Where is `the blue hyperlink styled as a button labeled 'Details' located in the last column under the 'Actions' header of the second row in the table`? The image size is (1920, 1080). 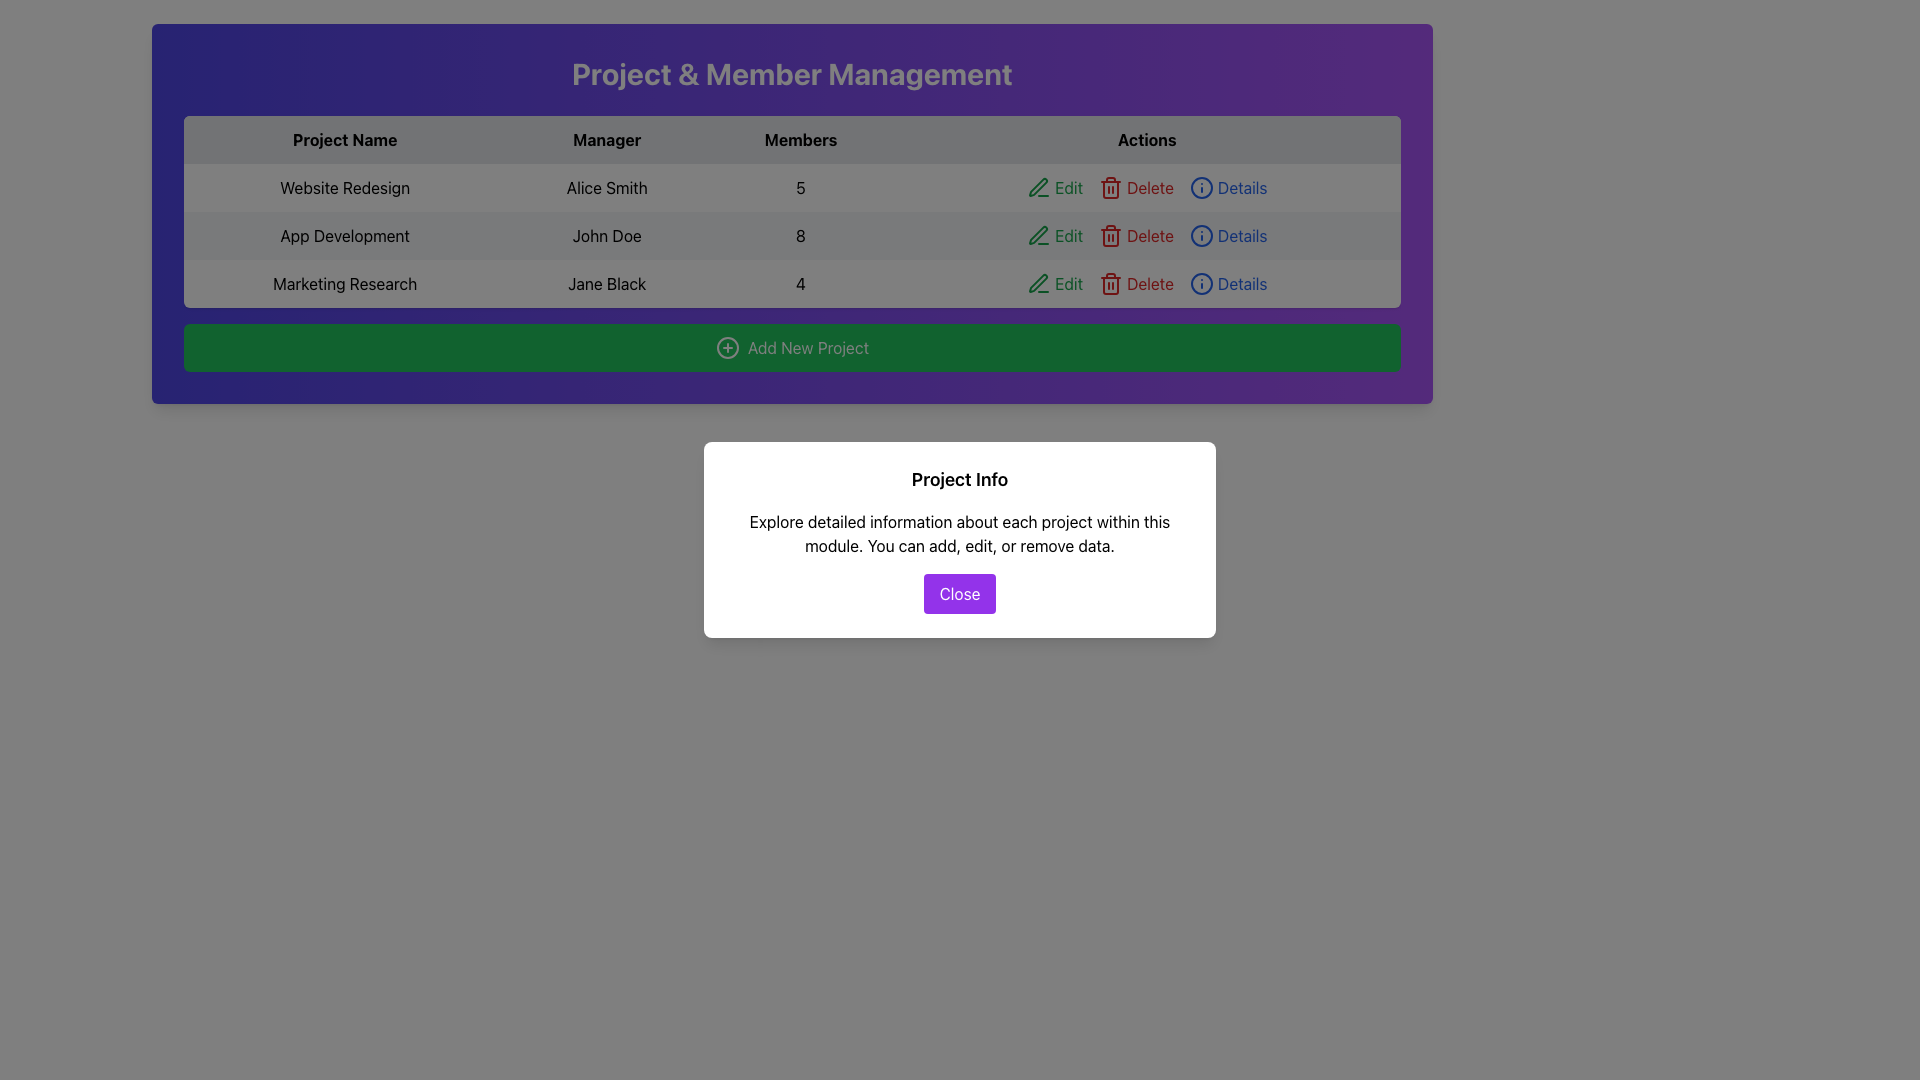 the blue hyperlink styled as a button labeled 'Details' located in the last column under the 'Actions' header of the second row in the table is located at coordinates (1227, 234).